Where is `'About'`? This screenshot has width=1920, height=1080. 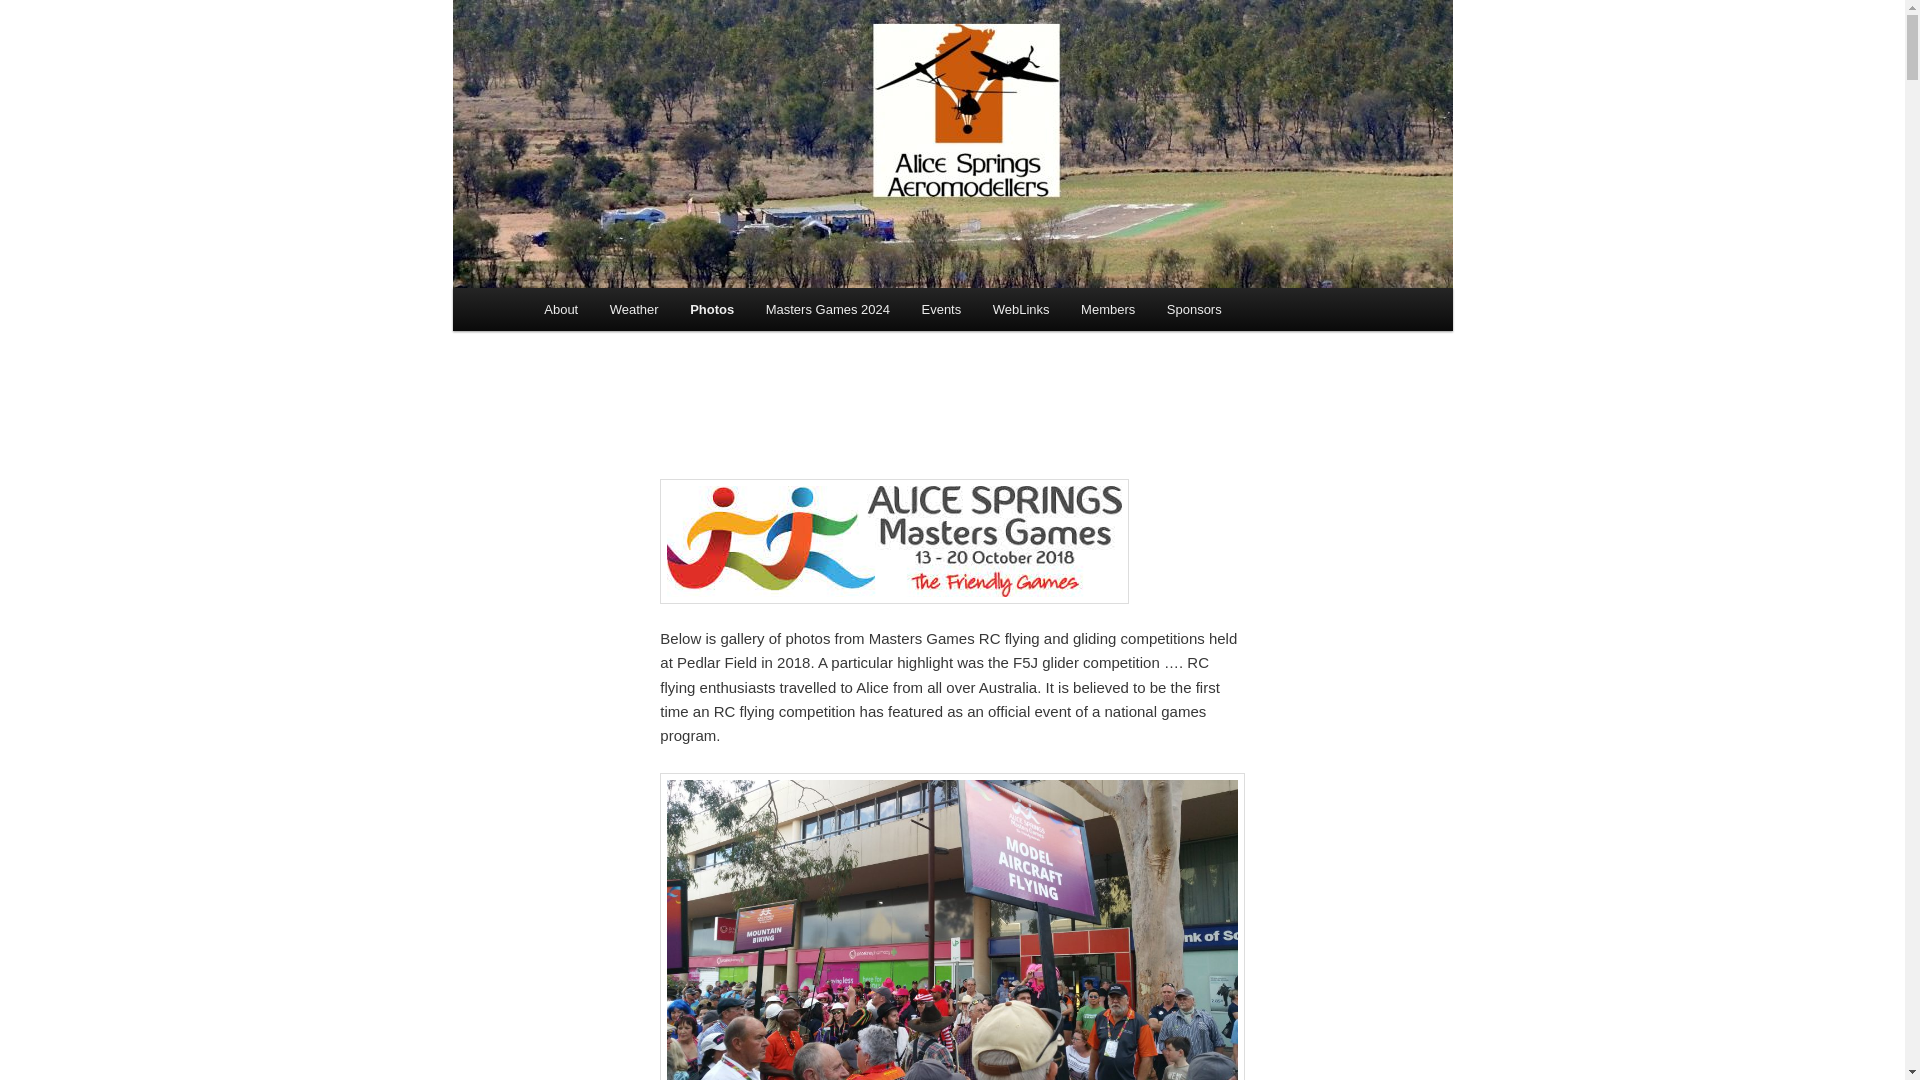
'About' is located at coordinates (528, 309).